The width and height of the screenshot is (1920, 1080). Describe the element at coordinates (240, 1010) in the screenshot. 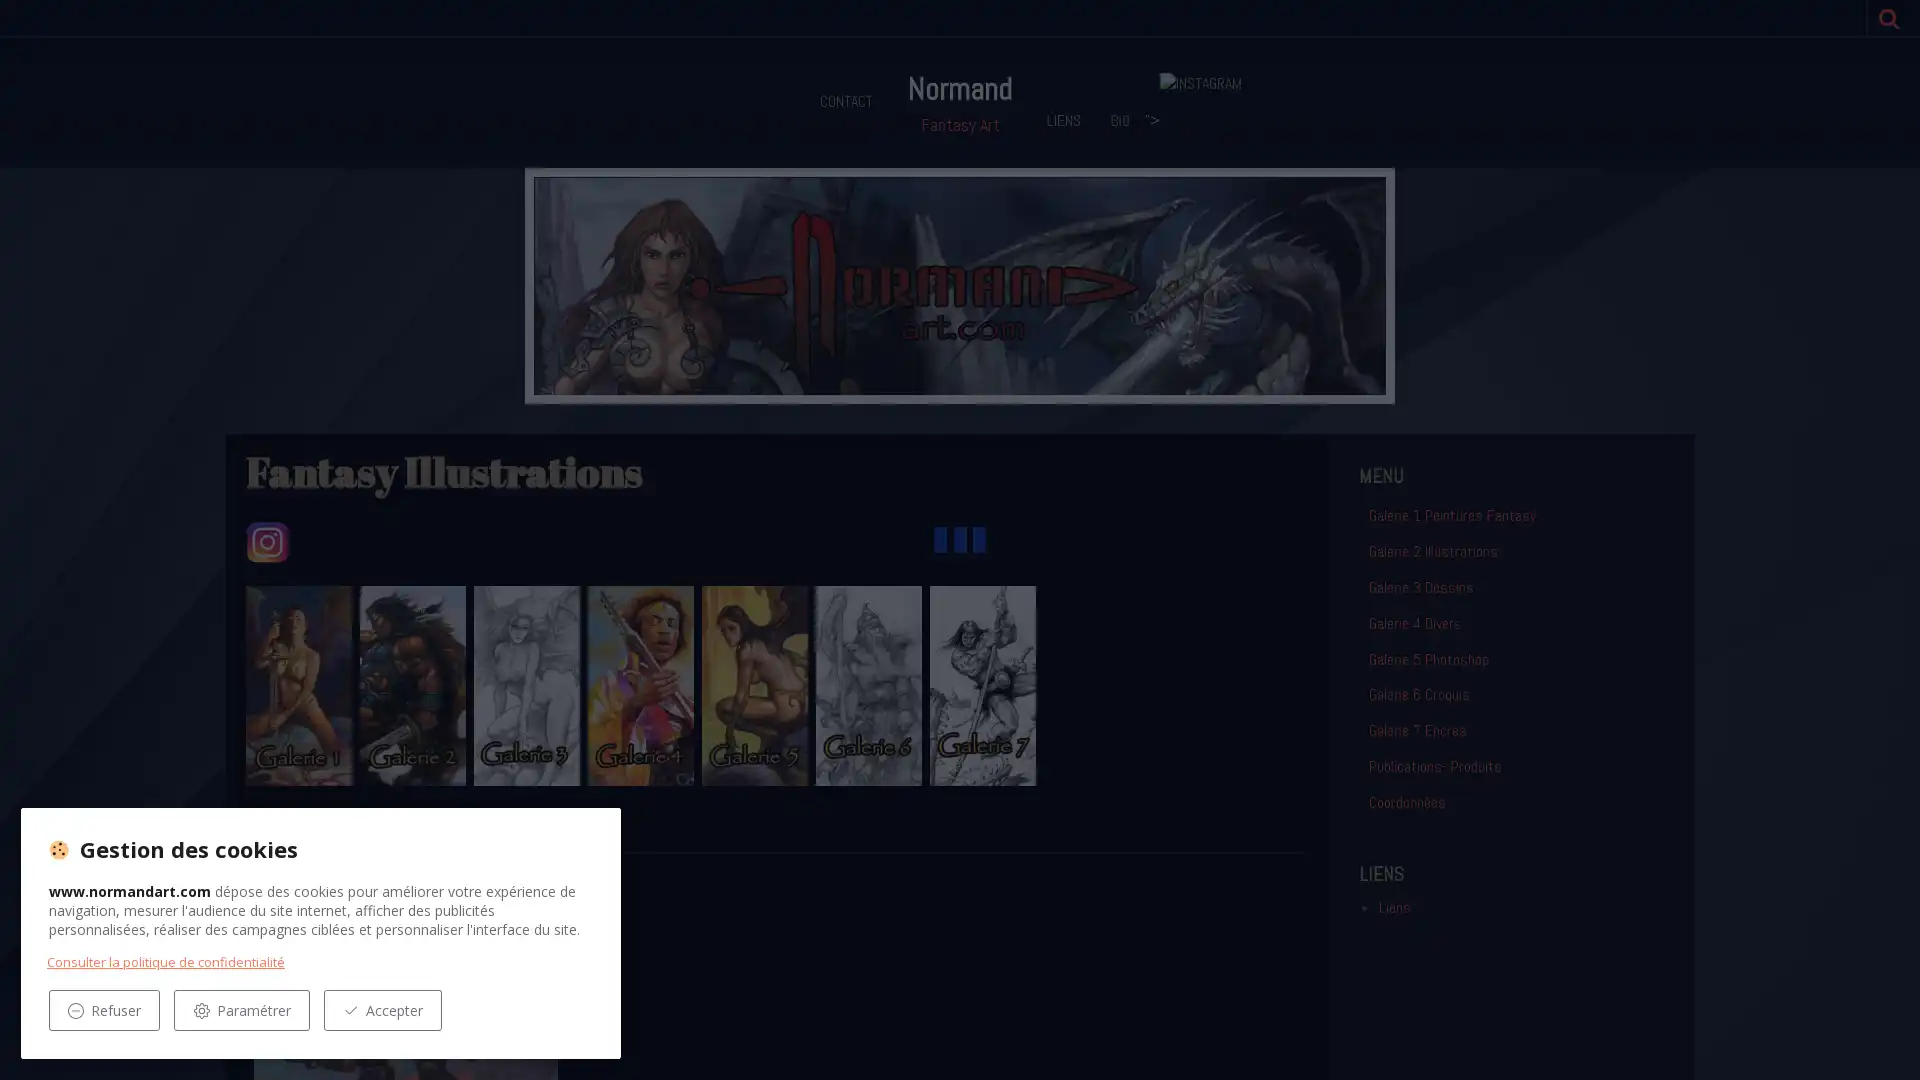

I see `Parametrer` at that location.